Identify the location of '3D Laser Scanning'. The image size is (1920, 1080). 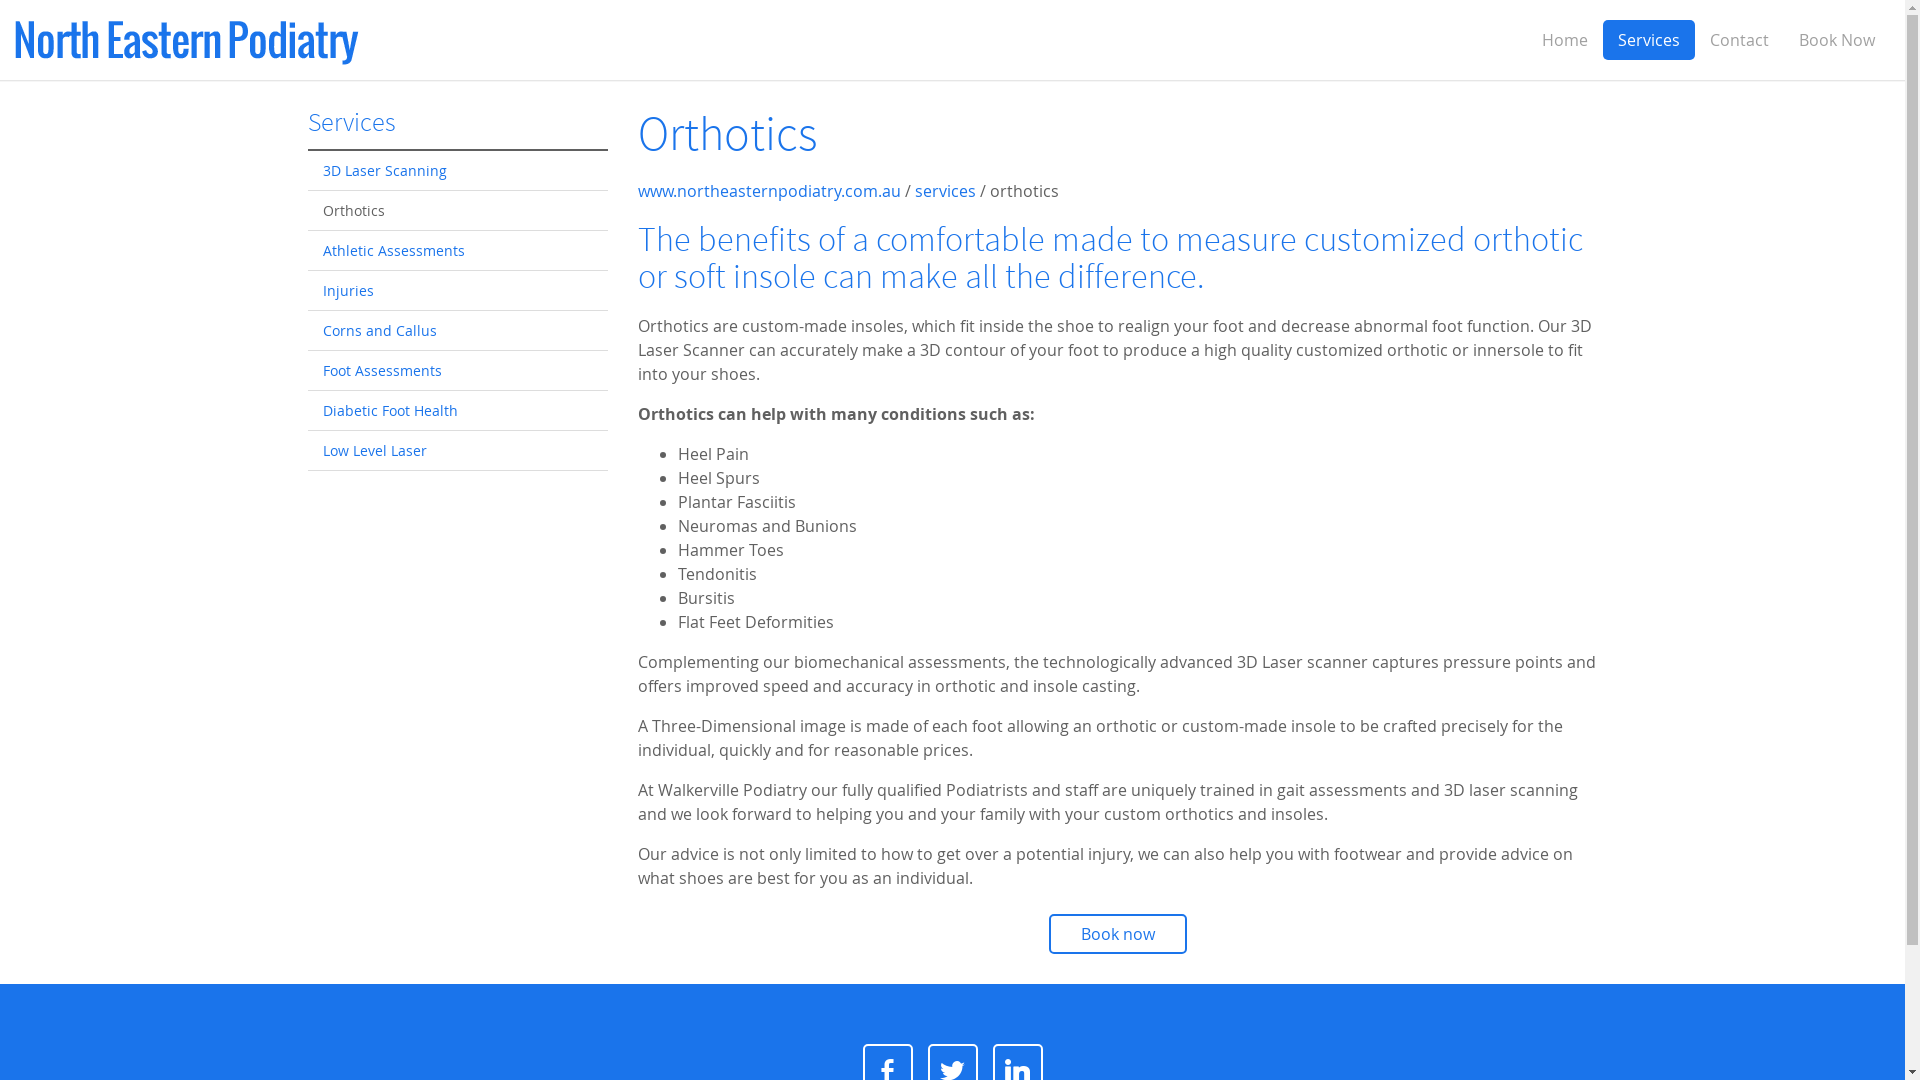
(456, 169).